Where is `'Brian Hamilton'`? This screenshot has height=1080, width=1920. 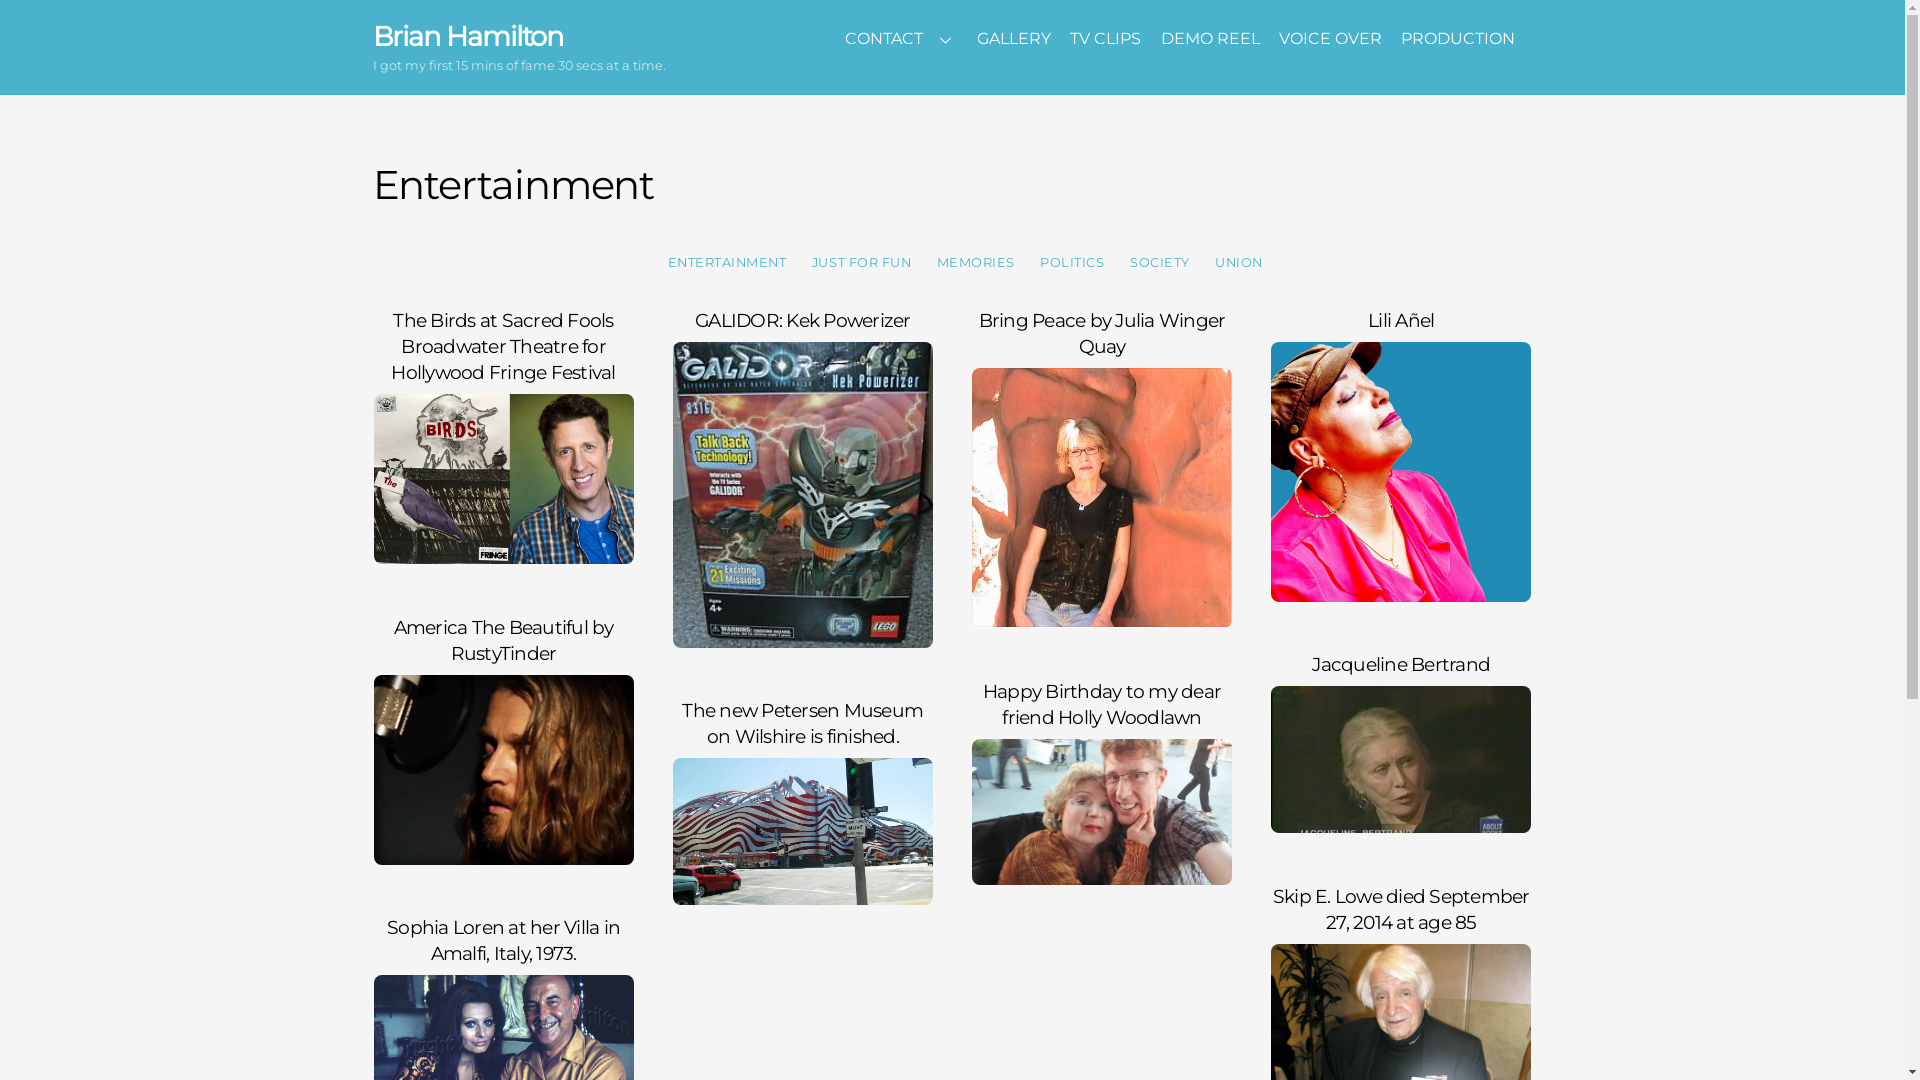
'Brian Hamilton' is located at coordinates (466, 36).